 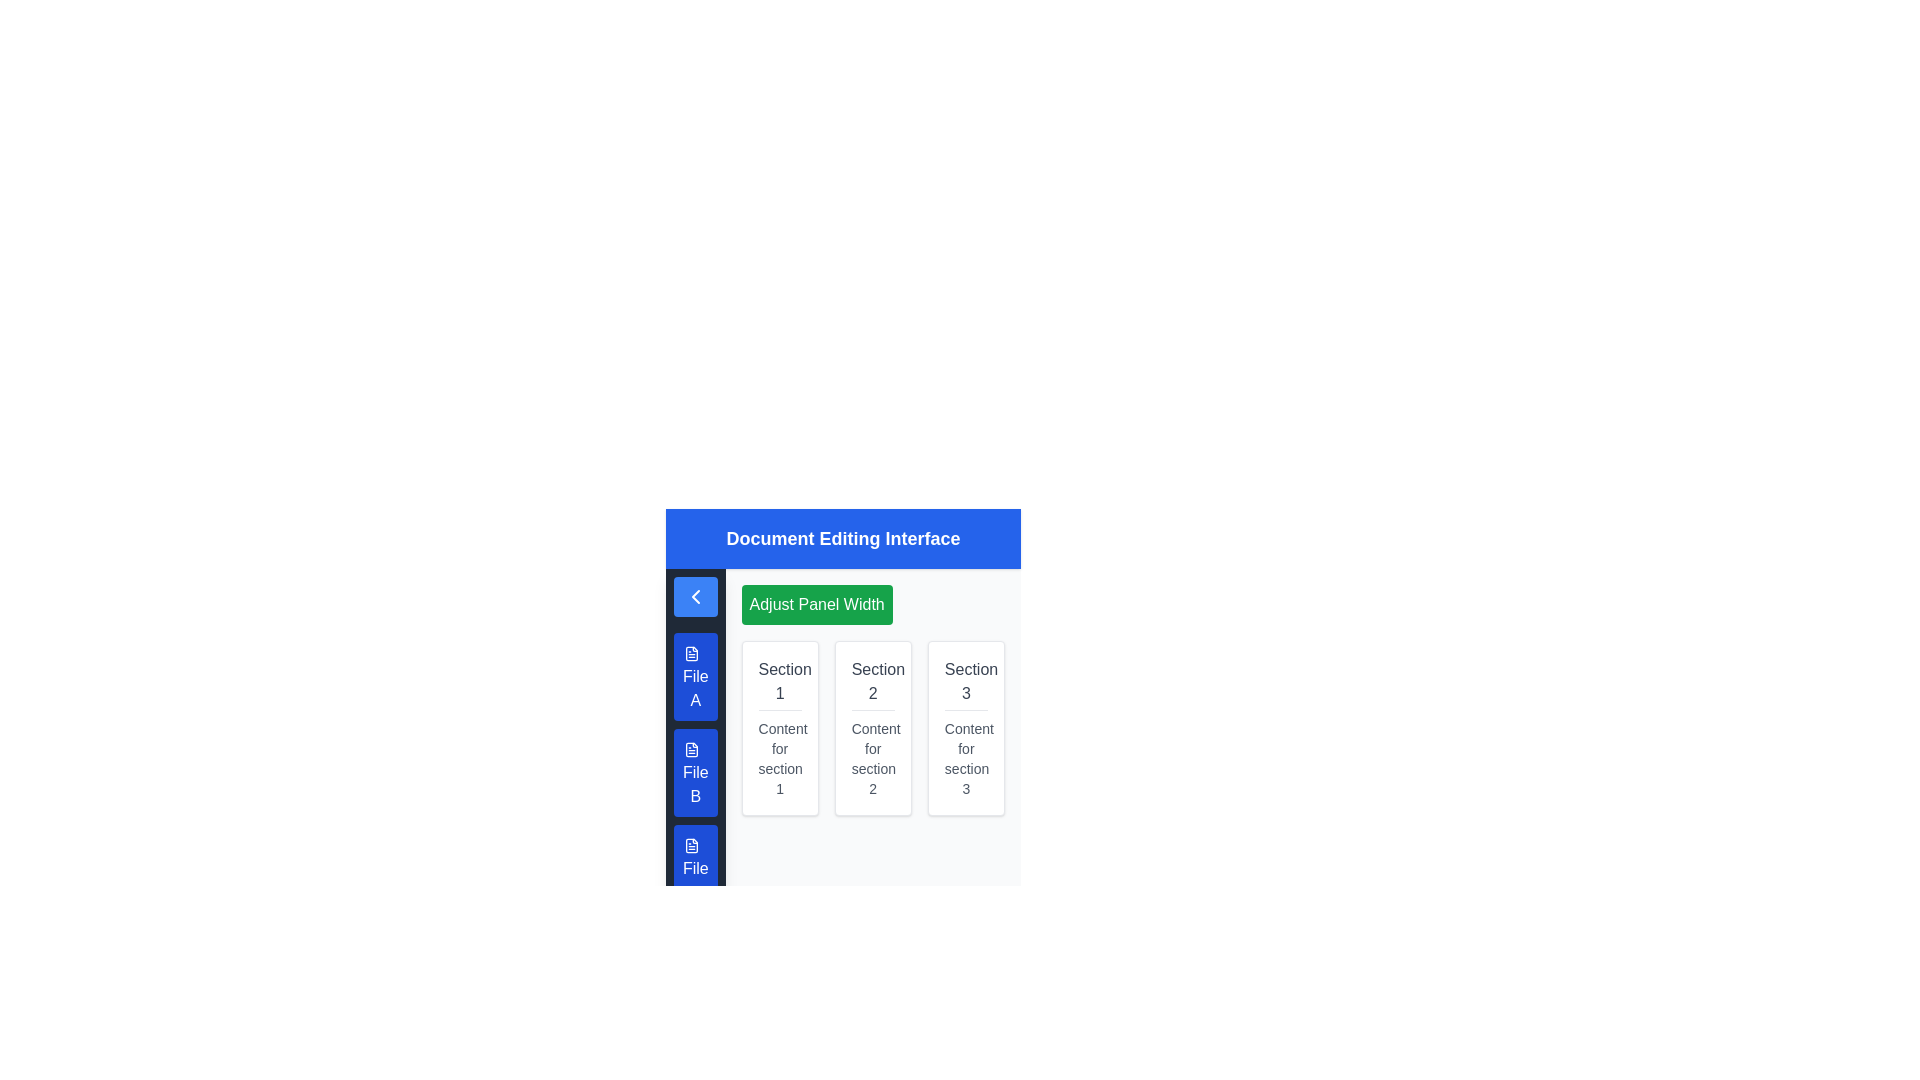 What do you see at coordinates (779, 683) in the screenshot?
I see `the text label reading 'Section 1', which is styled in gray and positioned at the top of a white card with a shadow and rounded corners` at bounding box center [779, 683].